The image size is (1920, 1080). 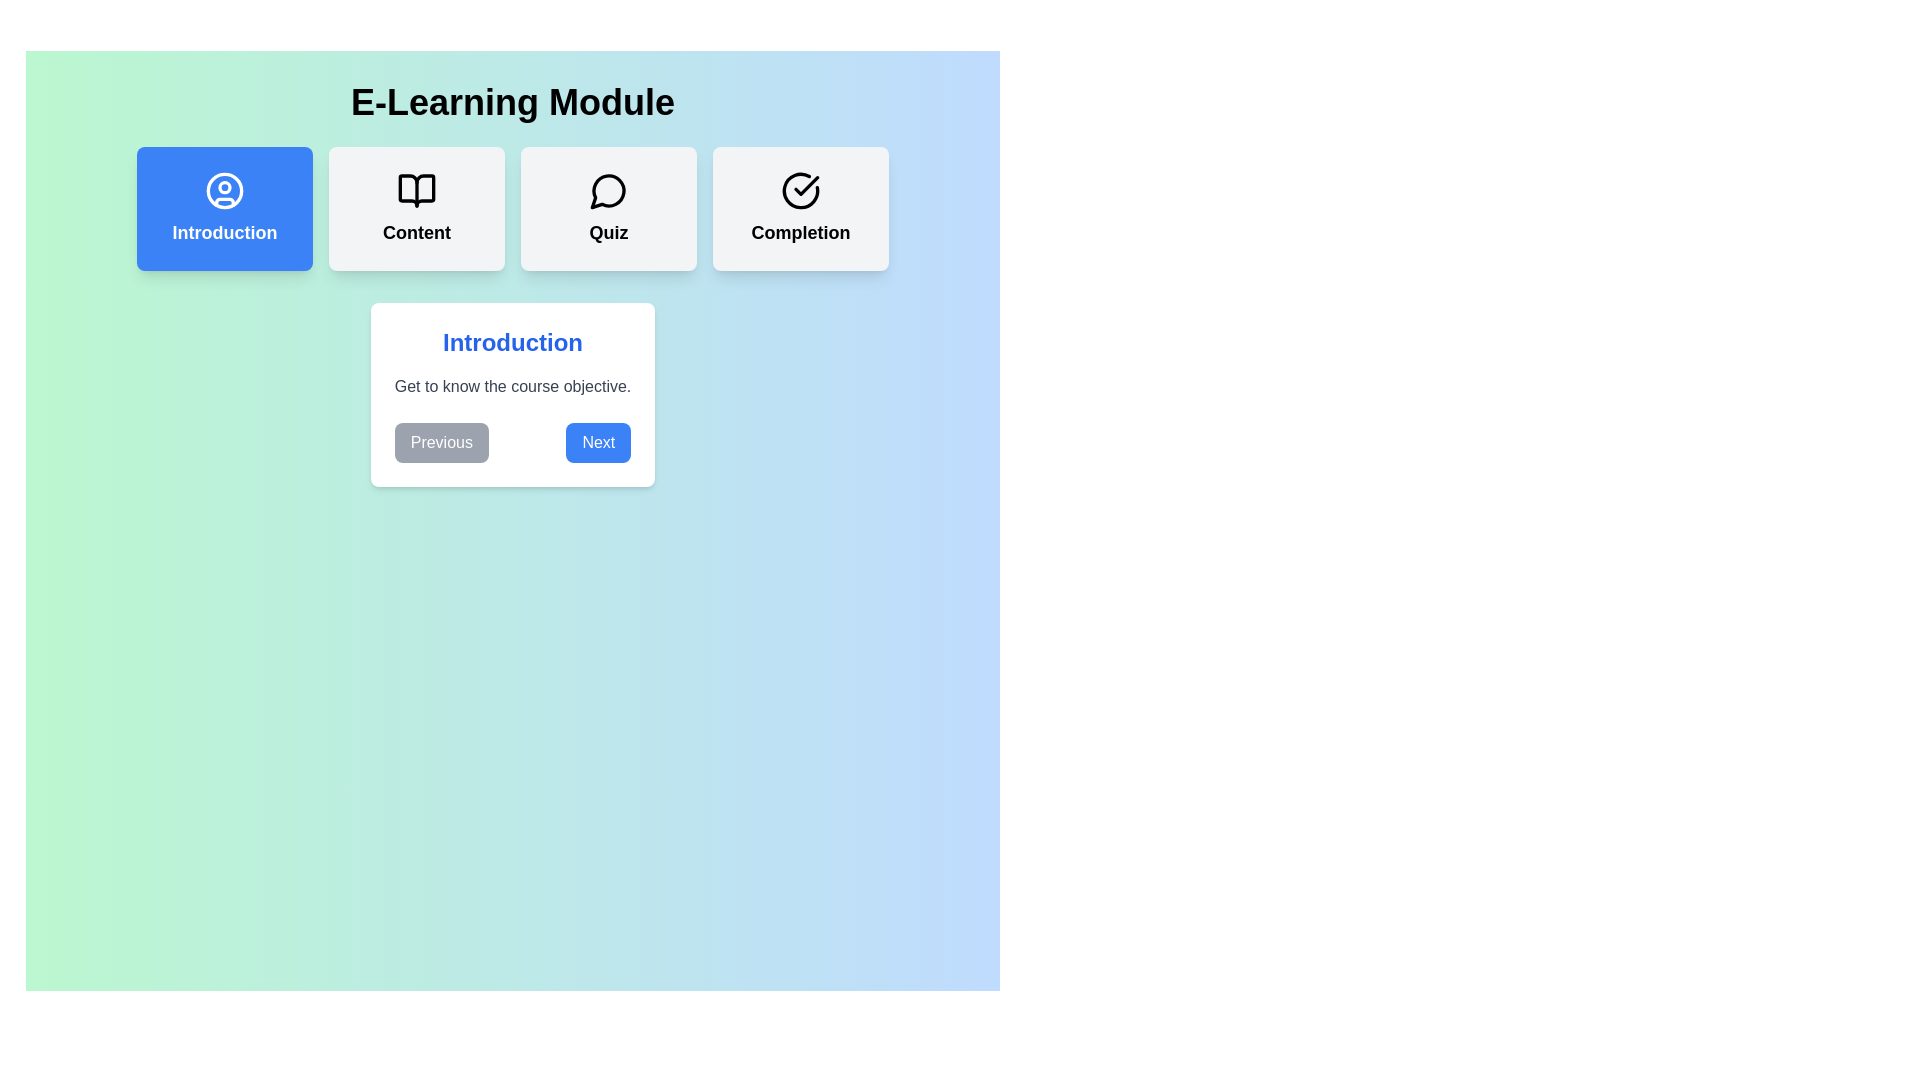 What do you see at coordinates (608, 208) in the screenshot?
I see `the learning step Quiz by clicking its card` at bounding box center [608, 208].